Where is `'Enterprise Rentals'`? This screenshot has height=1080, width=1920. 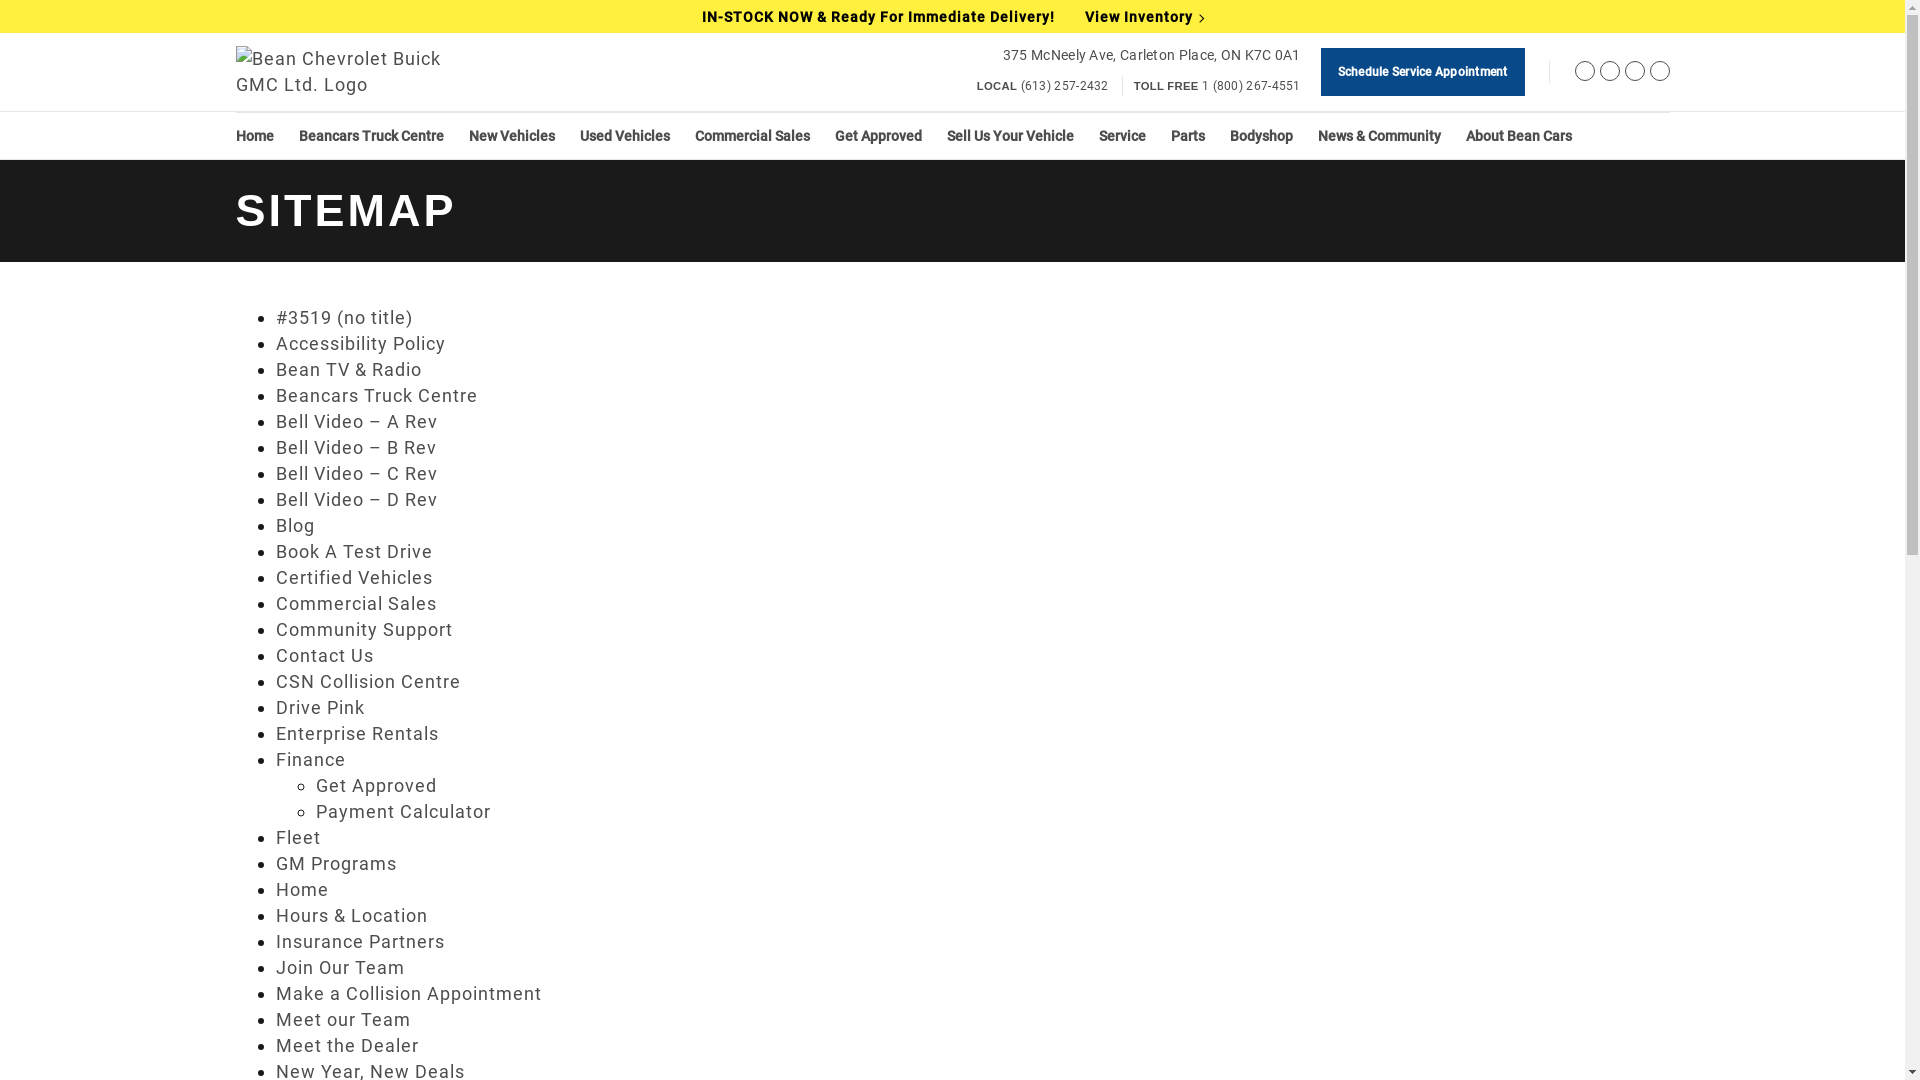 'Enterprise Rentals' is located at coordinates (357, 733).